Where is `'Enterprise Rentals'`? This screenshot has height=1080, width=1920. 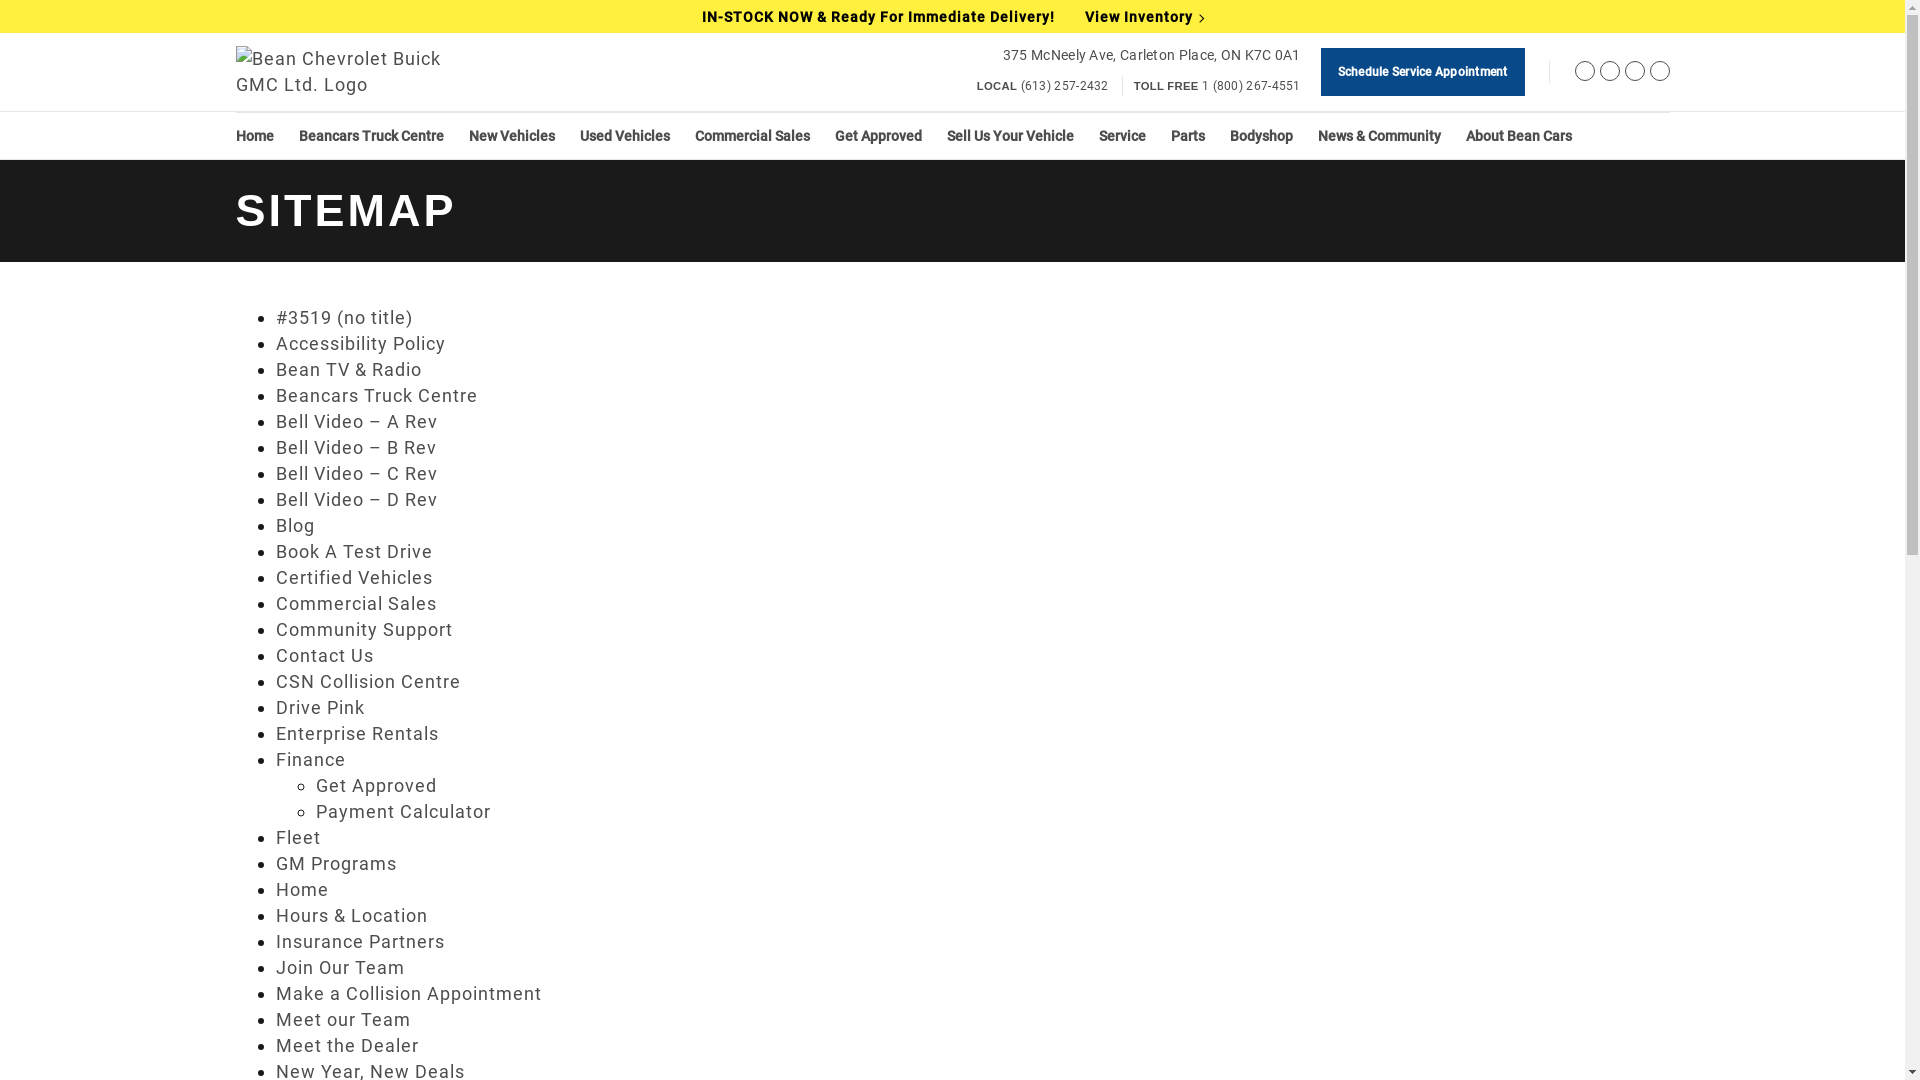 'Enterprise Rentals' is located at coordinates (357, 733).